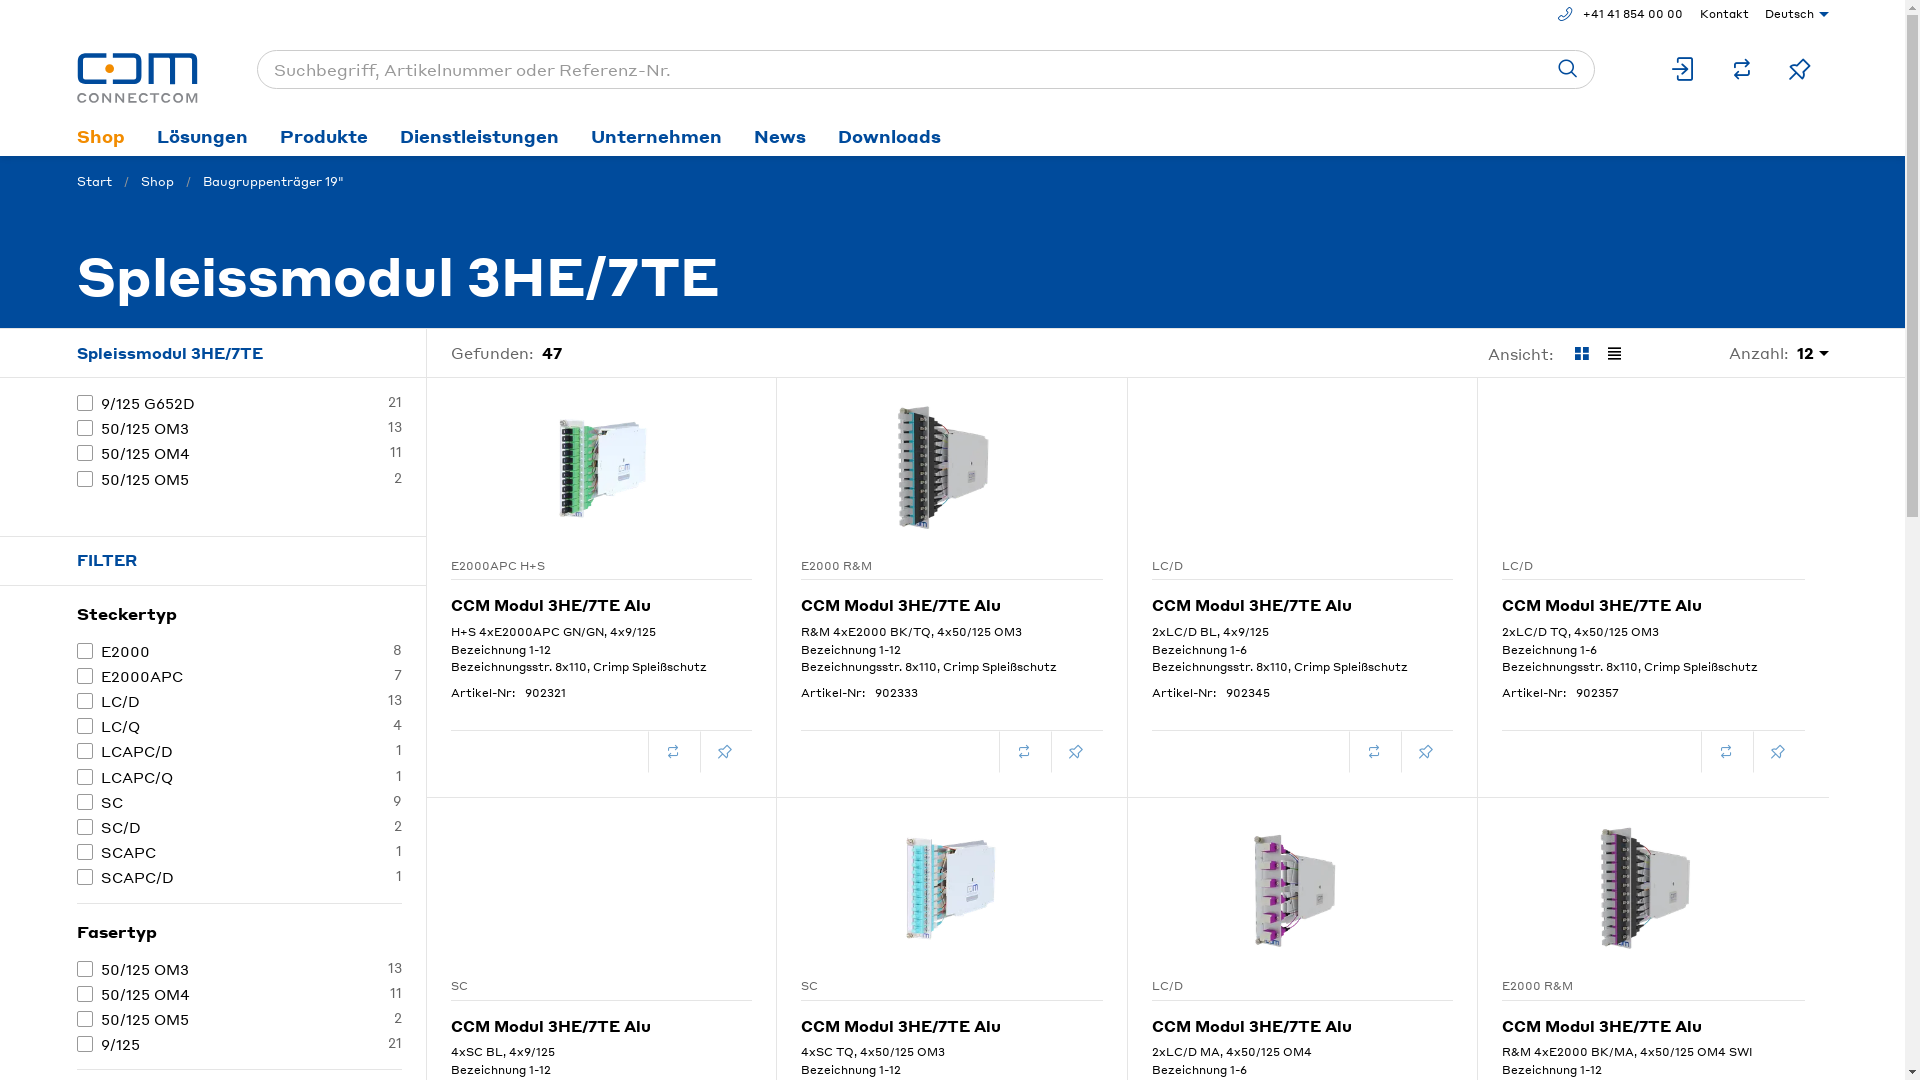  What do you see at coordinates (574, 566) in the screenshot?
I see `'E2000APC H+S'` at bounding box center [574, 566].